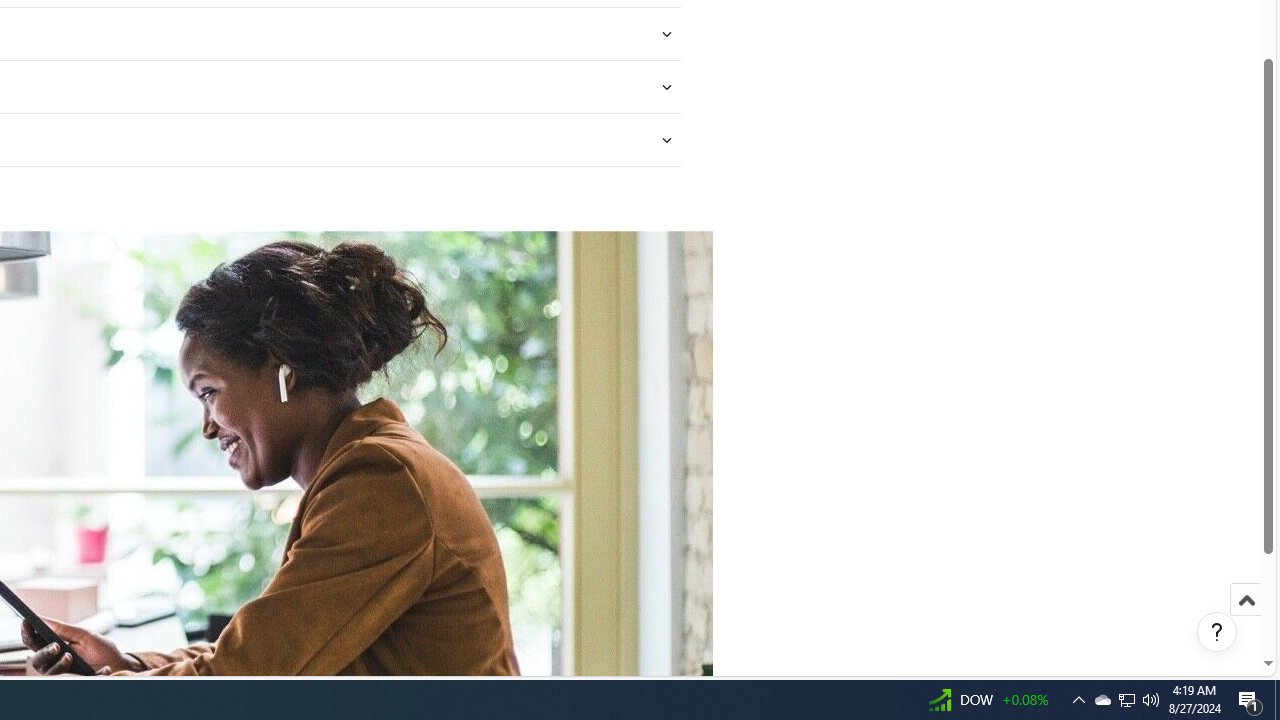 The height and width of the screenshot is (720, 1280). Describe the element at coordinates (1245, 598) in the screenshot. I see `'Scroll to top'` at that location.